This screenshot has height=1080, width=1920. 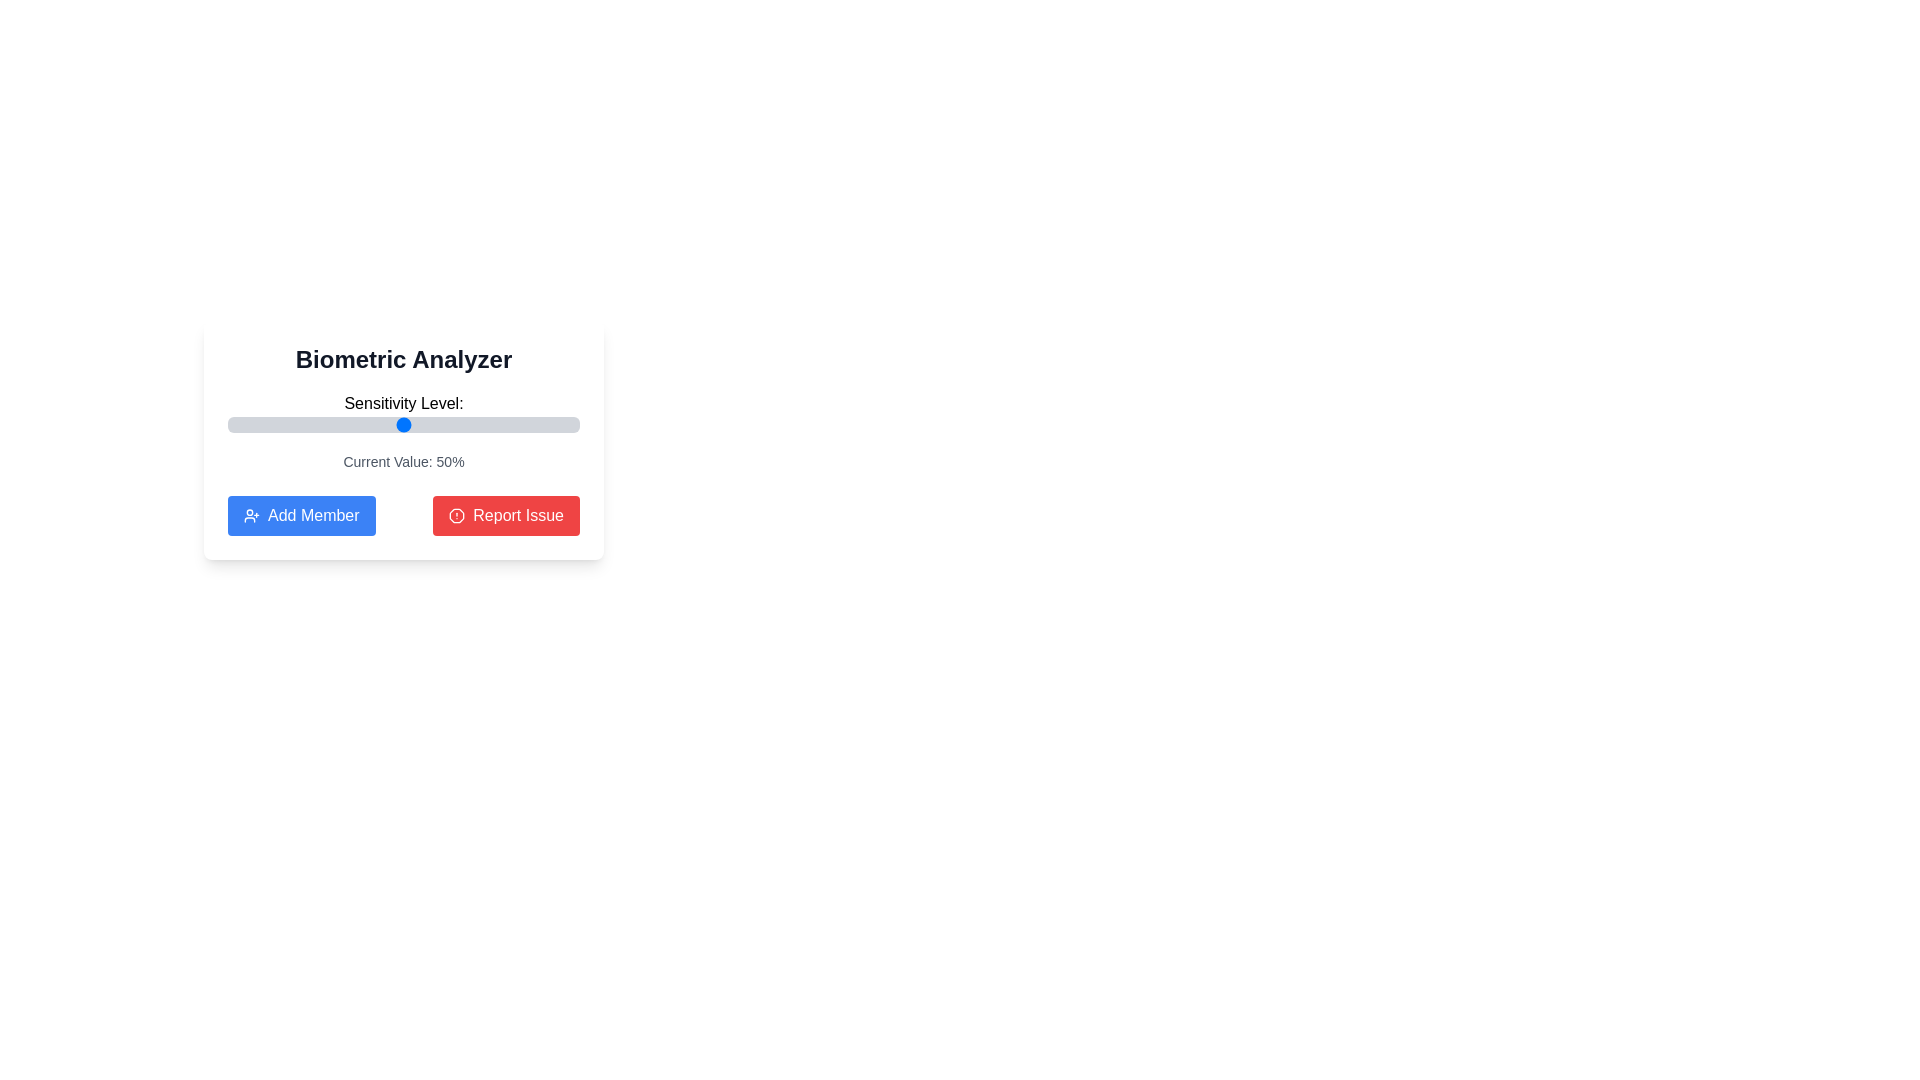 I want to click on the sensitivity level, so click(x=301, y=423).